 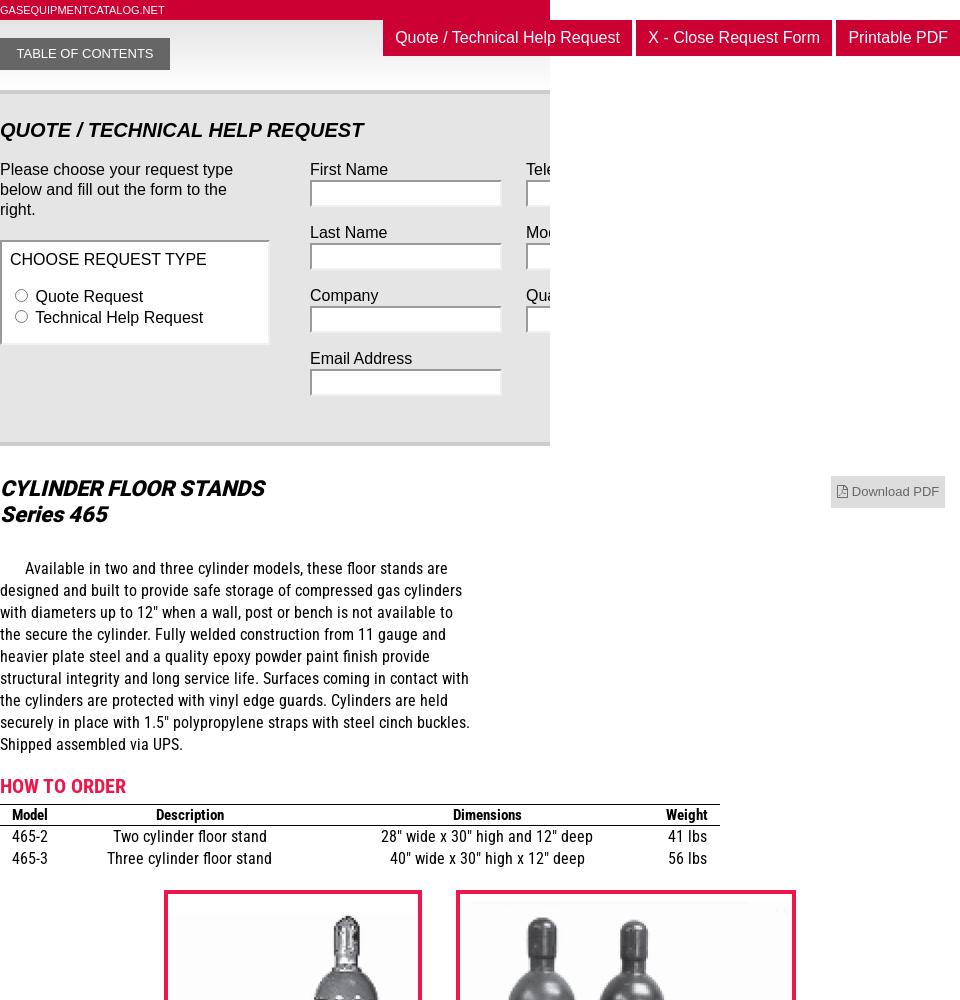 What do you see at coordinates (81, 10) in the screenshot?
I see `'GasEquipmentCatalog.net'` at bounding box center [81, 10].